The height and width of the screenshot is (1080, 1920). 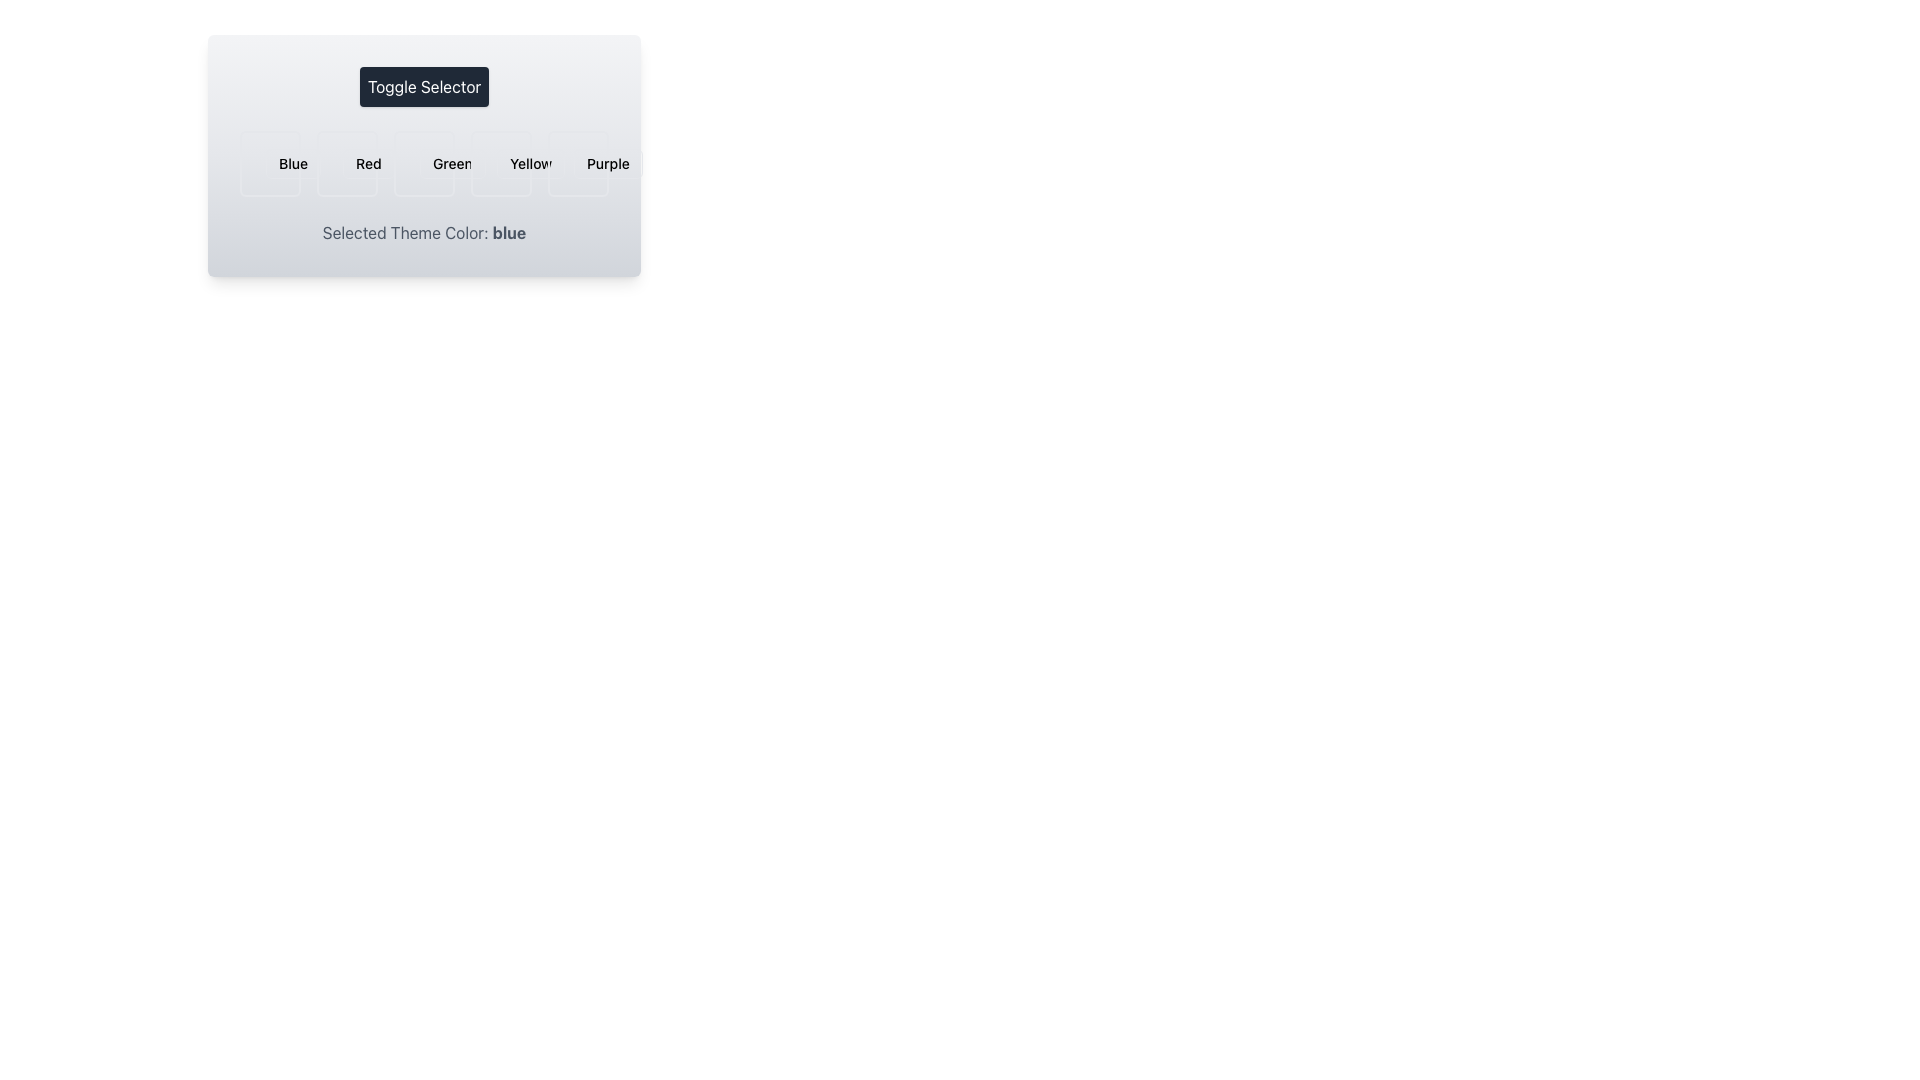 What do you see at coordinates (509, 231) in the screenshot?
I see `the text label that indicates the selected theme color, specifically showing 'blue'` at bounding box center [509, 231].